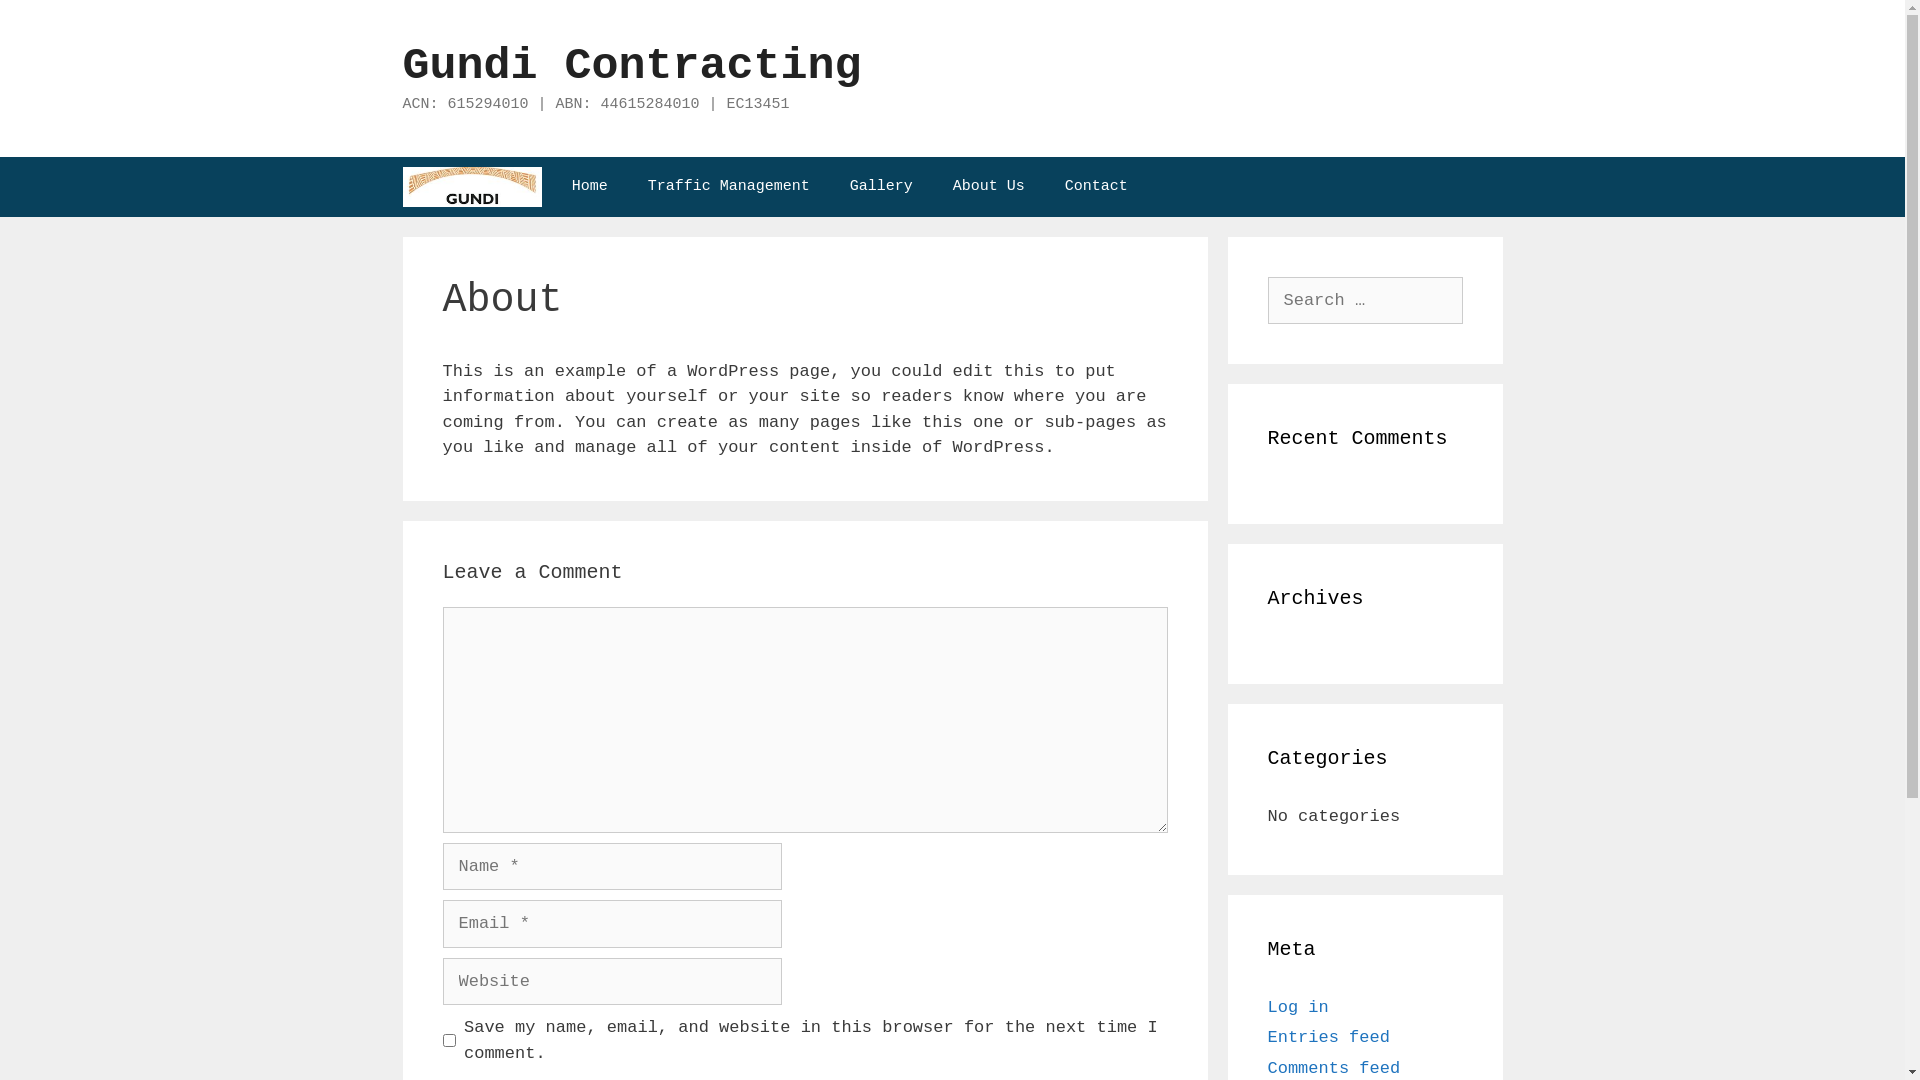  I want to click on 'About Us', so click(931, 185).